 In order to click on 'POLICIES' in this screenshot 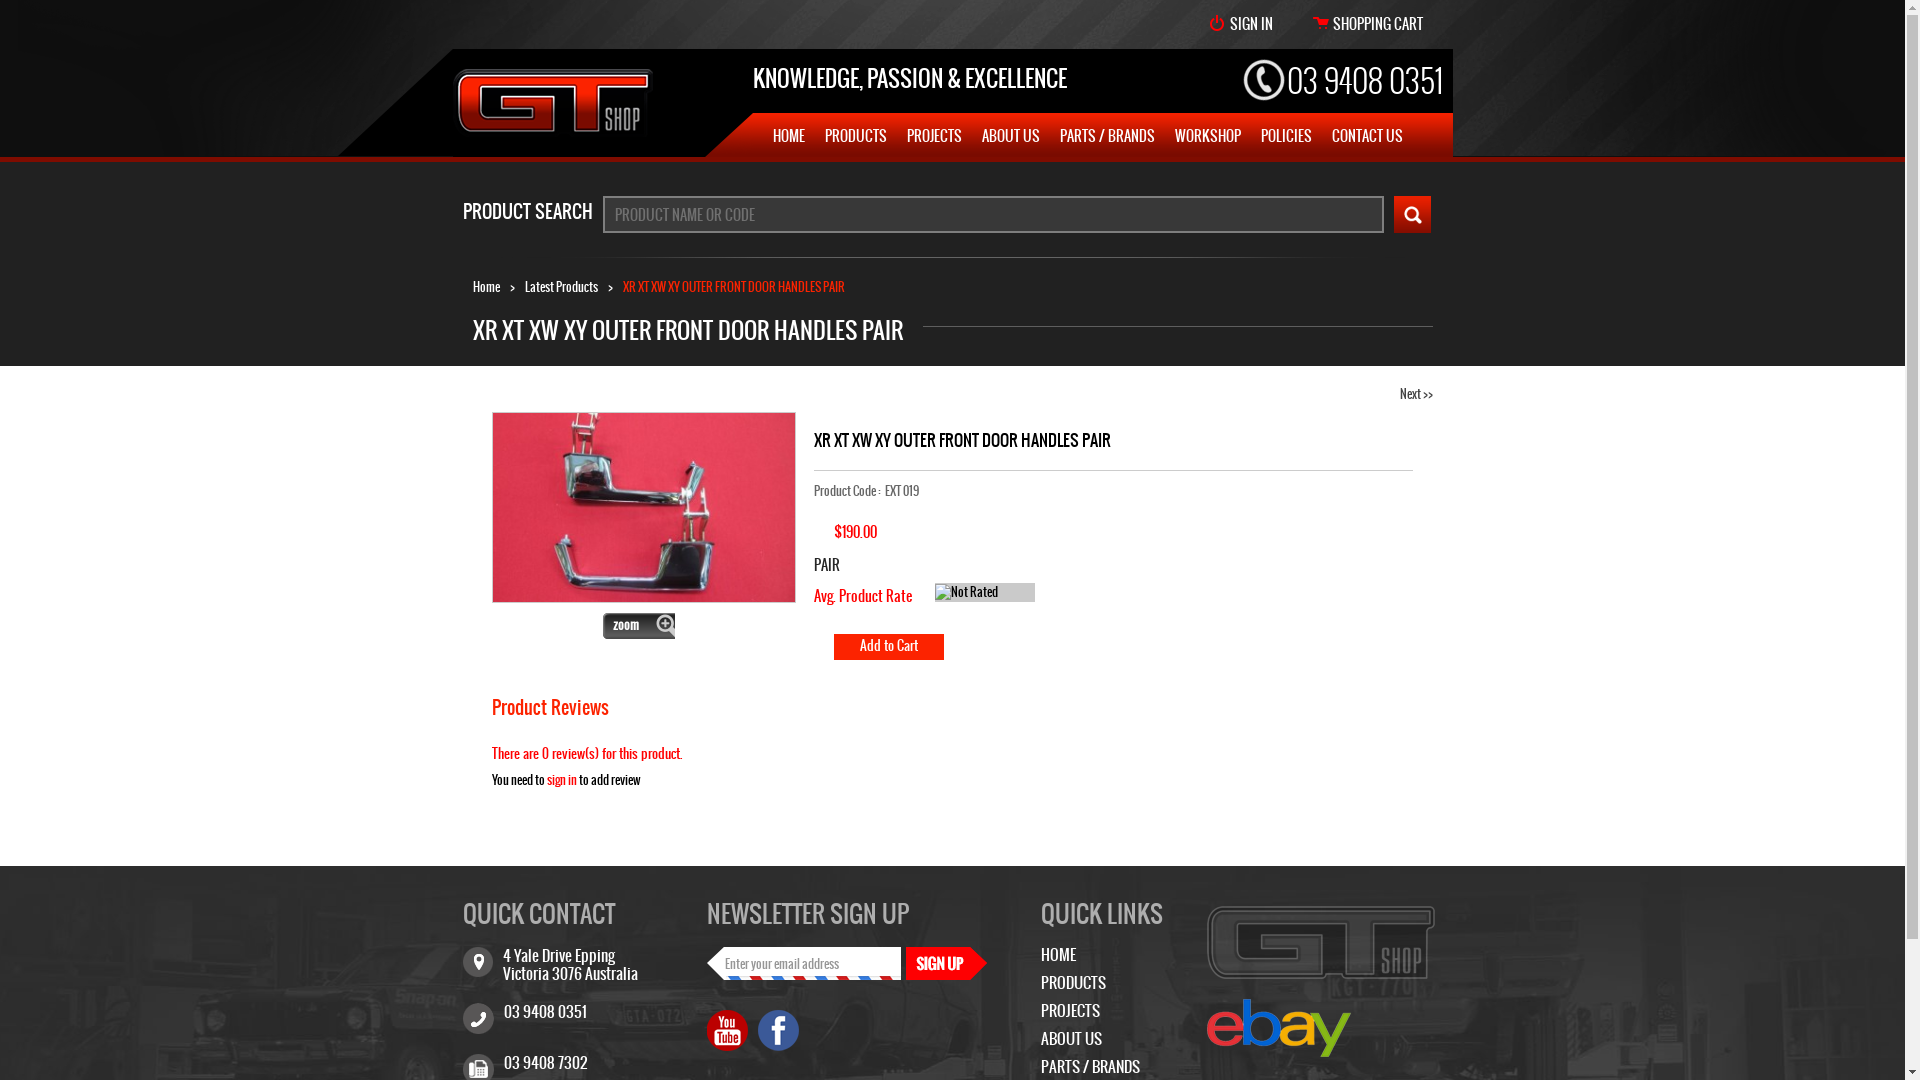, I will do `click(1285, 135)`.